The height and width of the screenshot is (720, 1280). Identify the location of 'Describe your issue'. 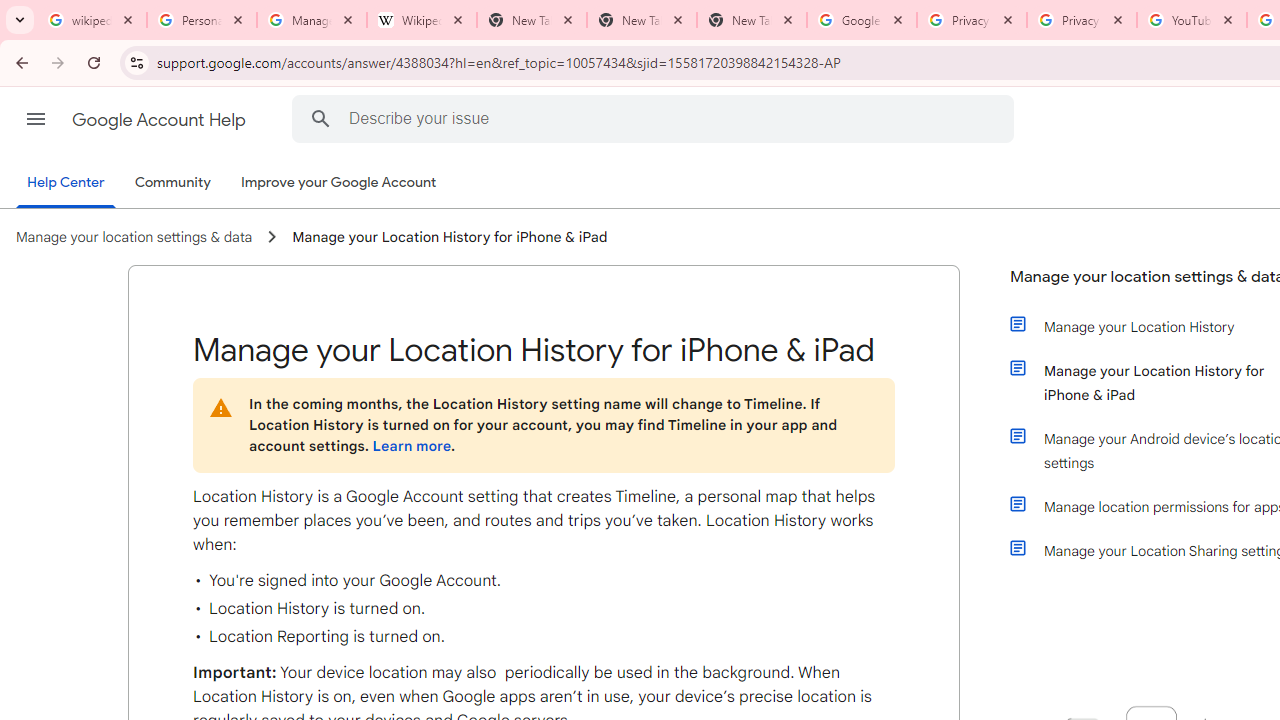
(656, 118).